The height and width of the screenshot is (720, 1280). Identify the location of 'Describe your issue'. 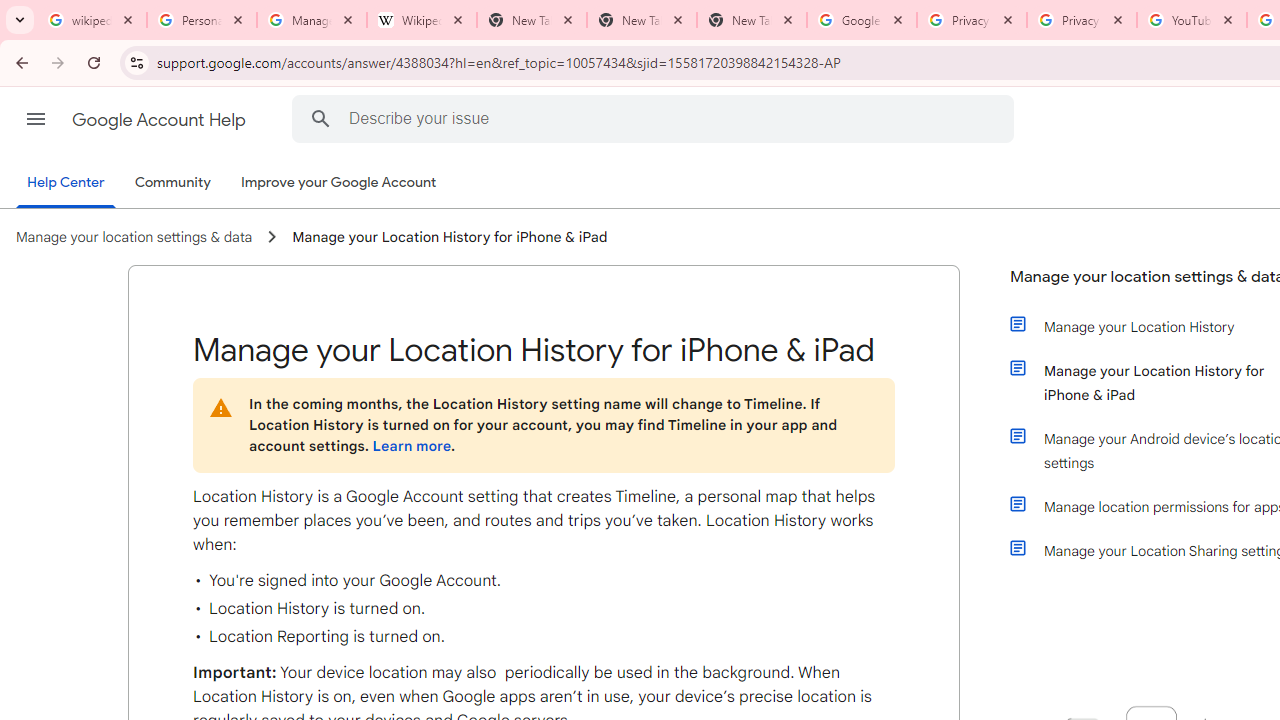
(656, 118).